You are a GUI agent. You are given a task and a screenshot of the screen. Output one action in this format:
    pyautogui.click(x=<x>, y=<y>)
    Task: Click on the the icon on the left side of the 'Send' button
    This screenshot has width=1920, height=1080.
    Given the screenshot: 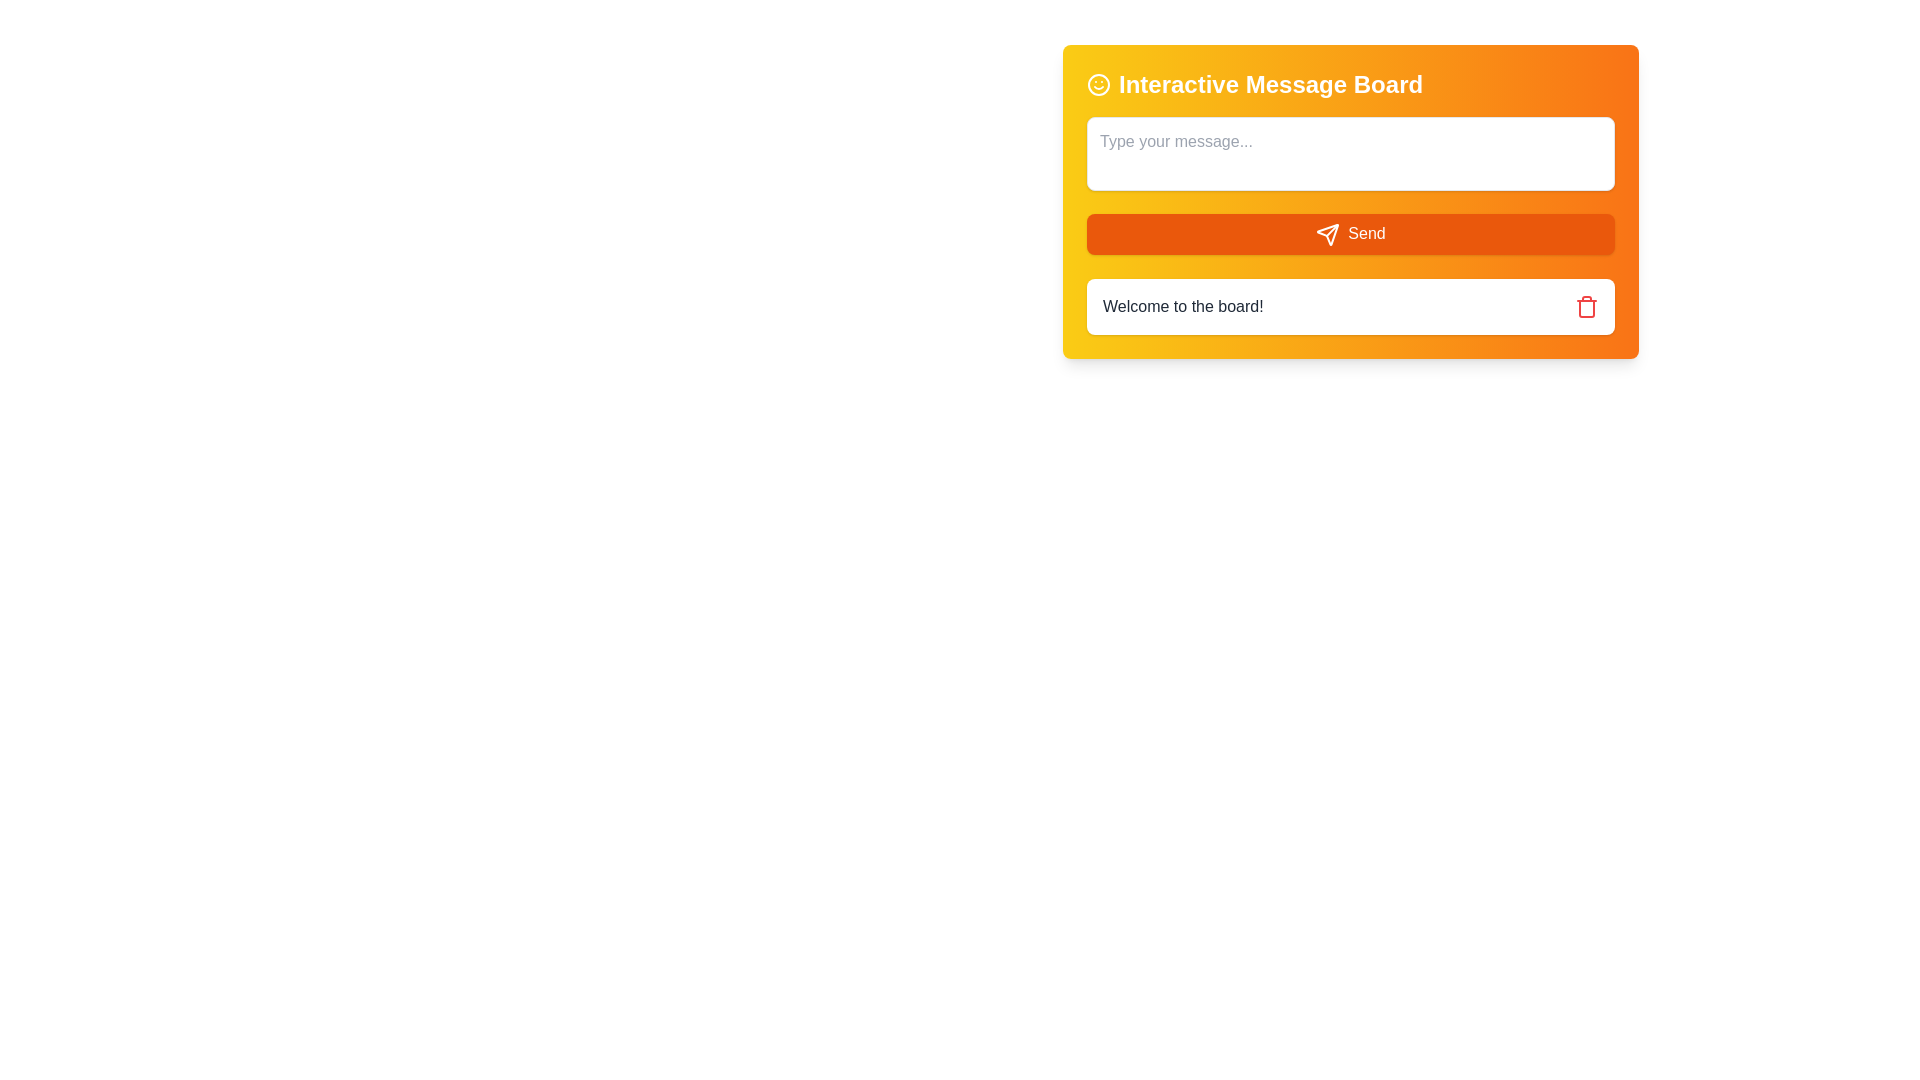 What is the action you would take?
    pyautogui.click(x=1328, y=233)
    